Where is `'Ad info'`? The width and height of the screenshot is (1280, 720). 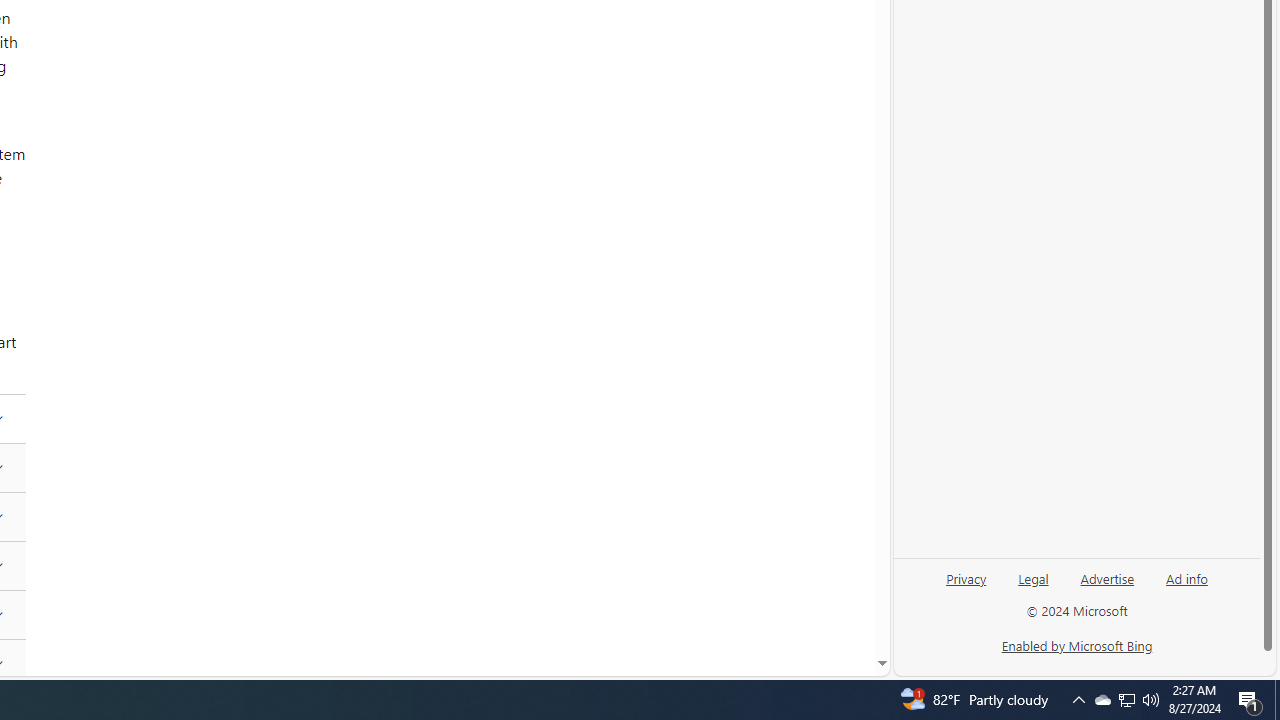
'Ad info' is located at coordinates (1187, 577).